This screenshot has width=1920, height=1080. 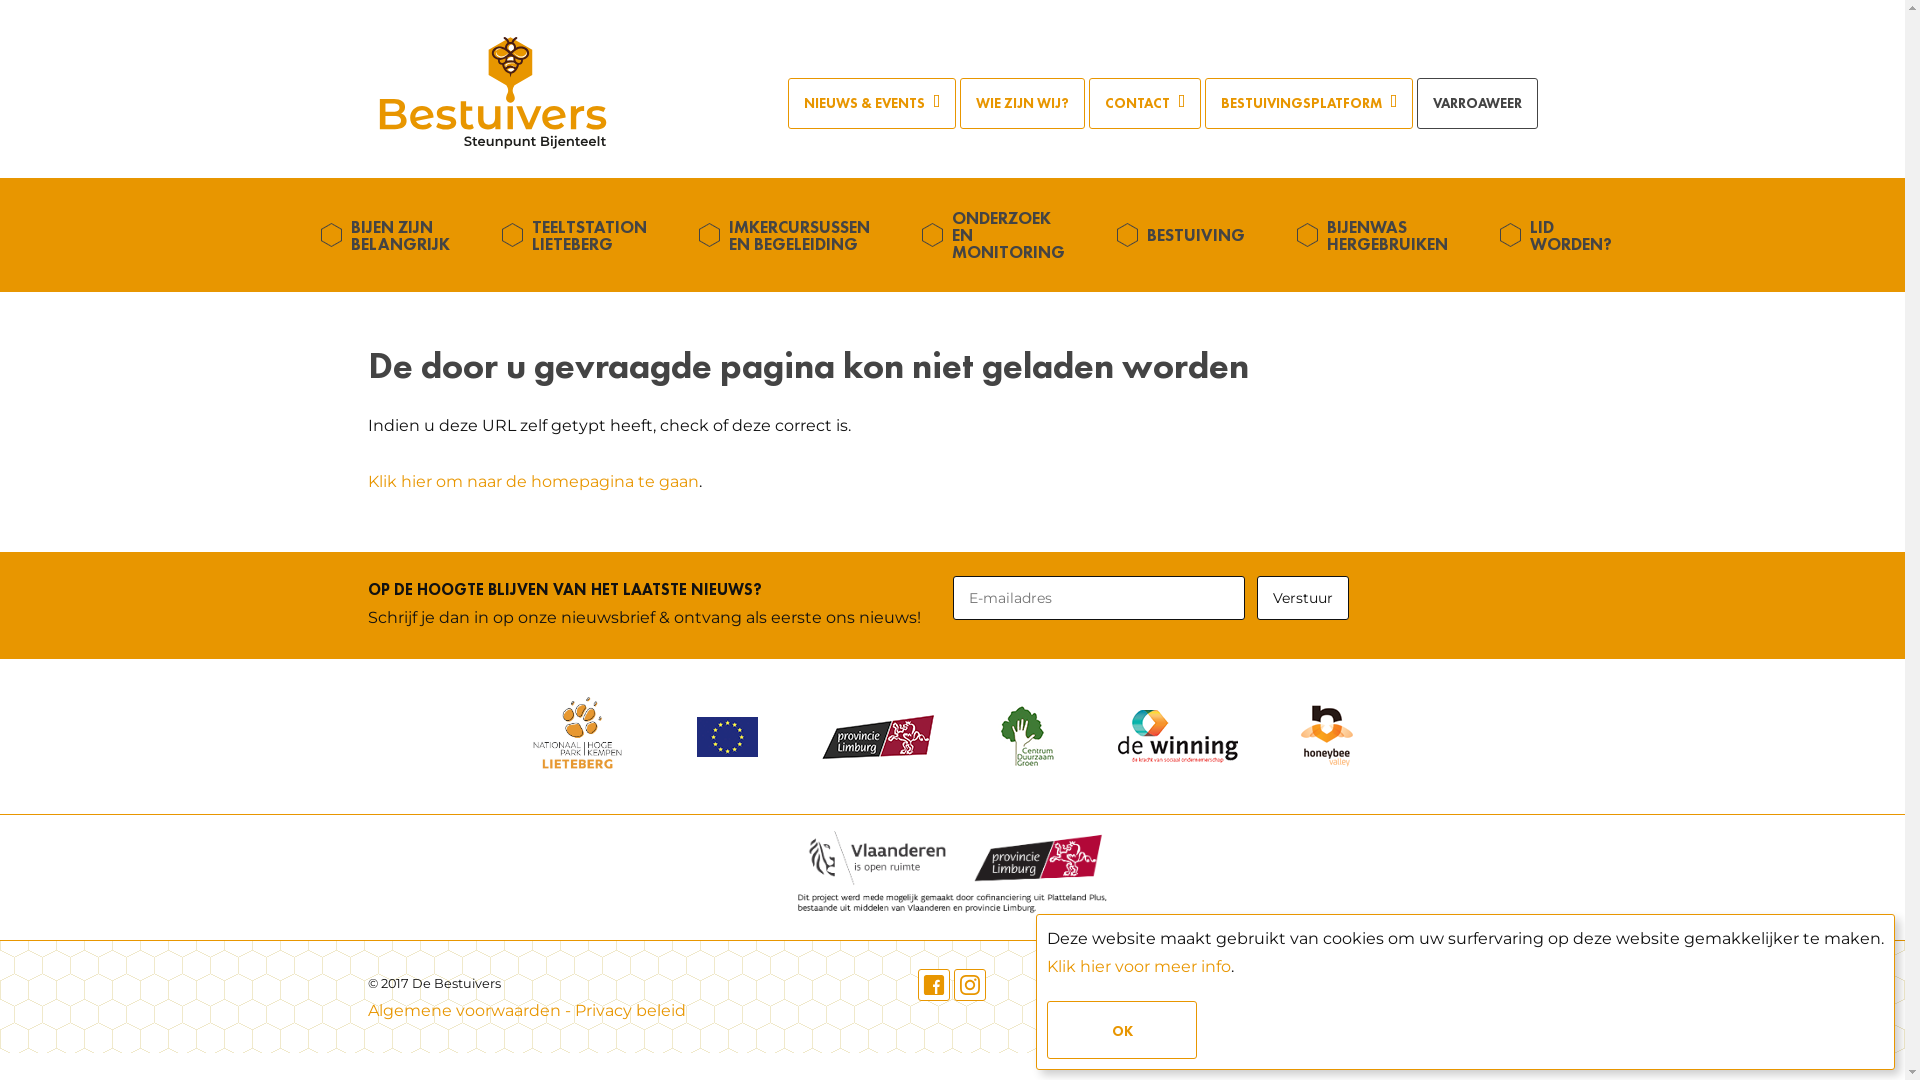 What do you see at coordinates (1122, 1029) in the screenshot?
I see `'OK'` at bounding box center [1122, 1029].